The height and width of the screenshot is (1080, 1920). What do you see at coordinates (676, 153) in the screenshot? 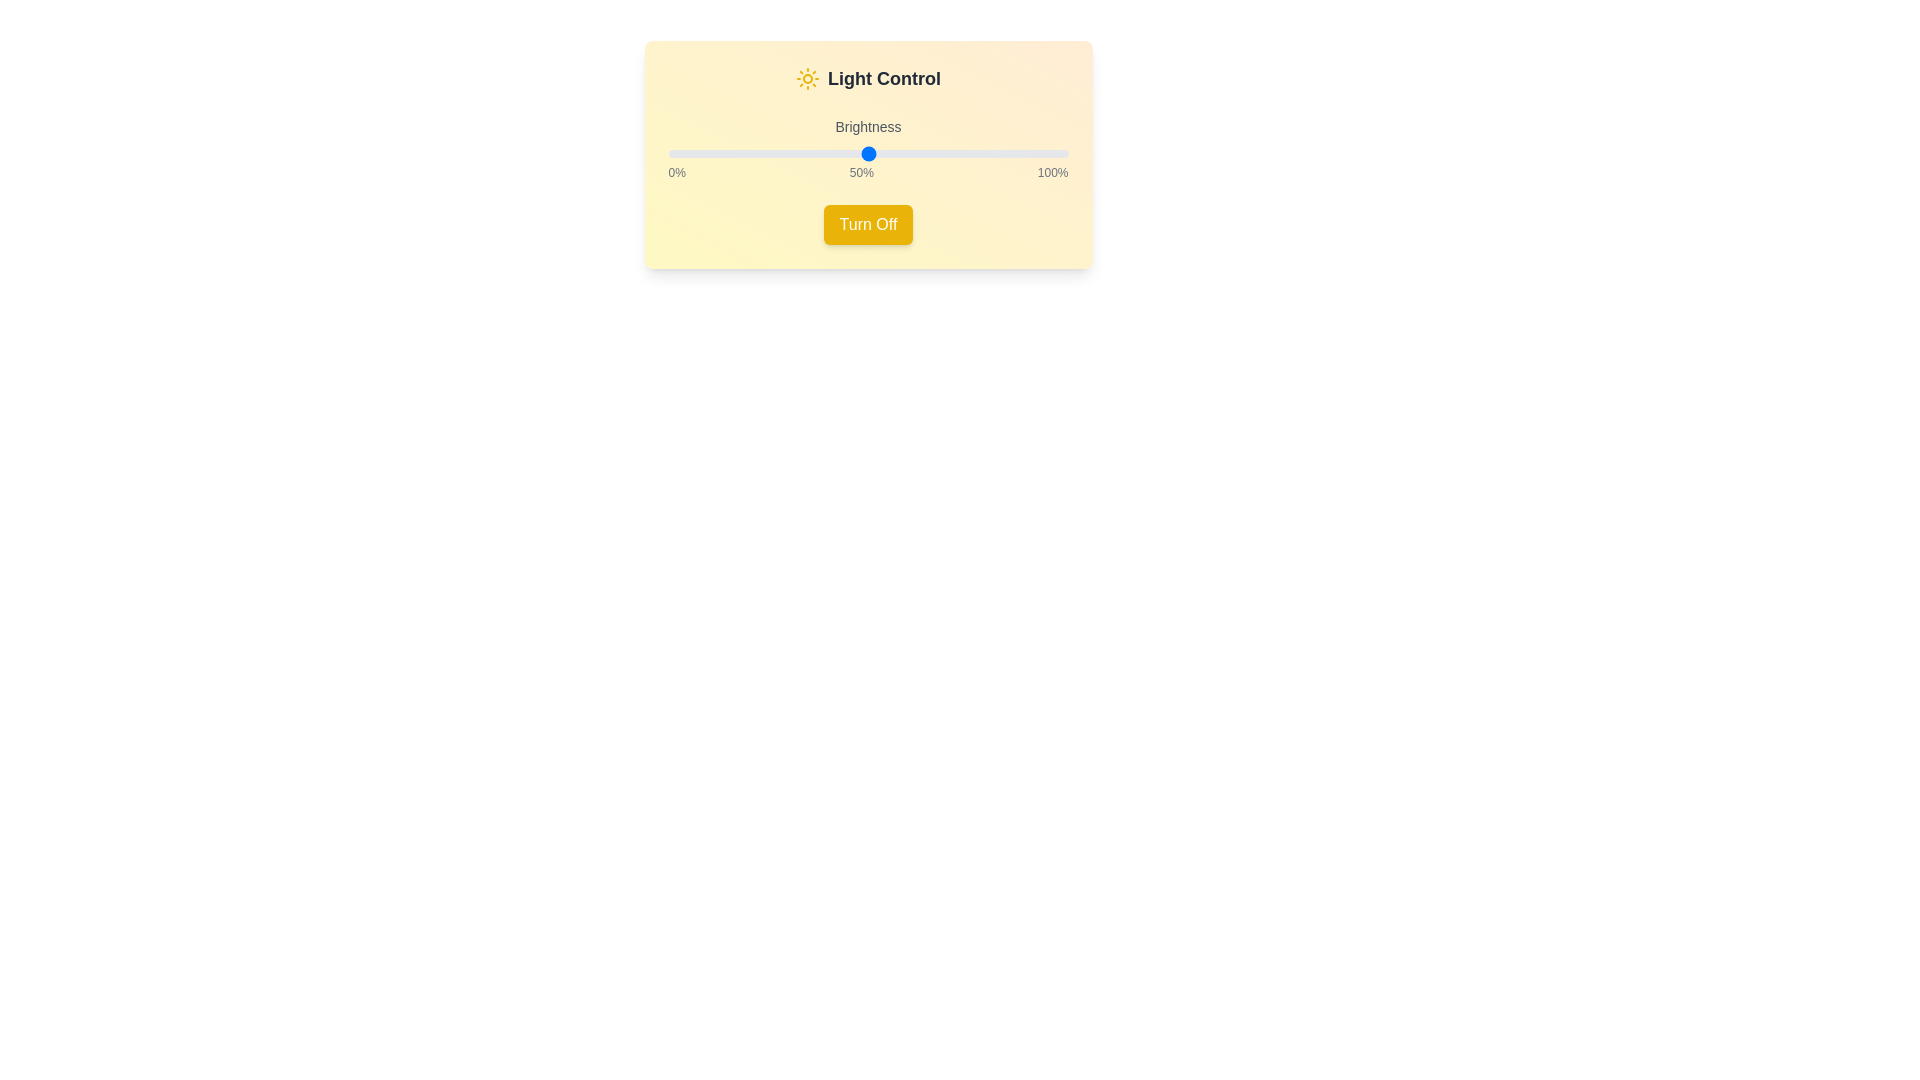
I see `the brightness level` at bounding box center [676, 153].